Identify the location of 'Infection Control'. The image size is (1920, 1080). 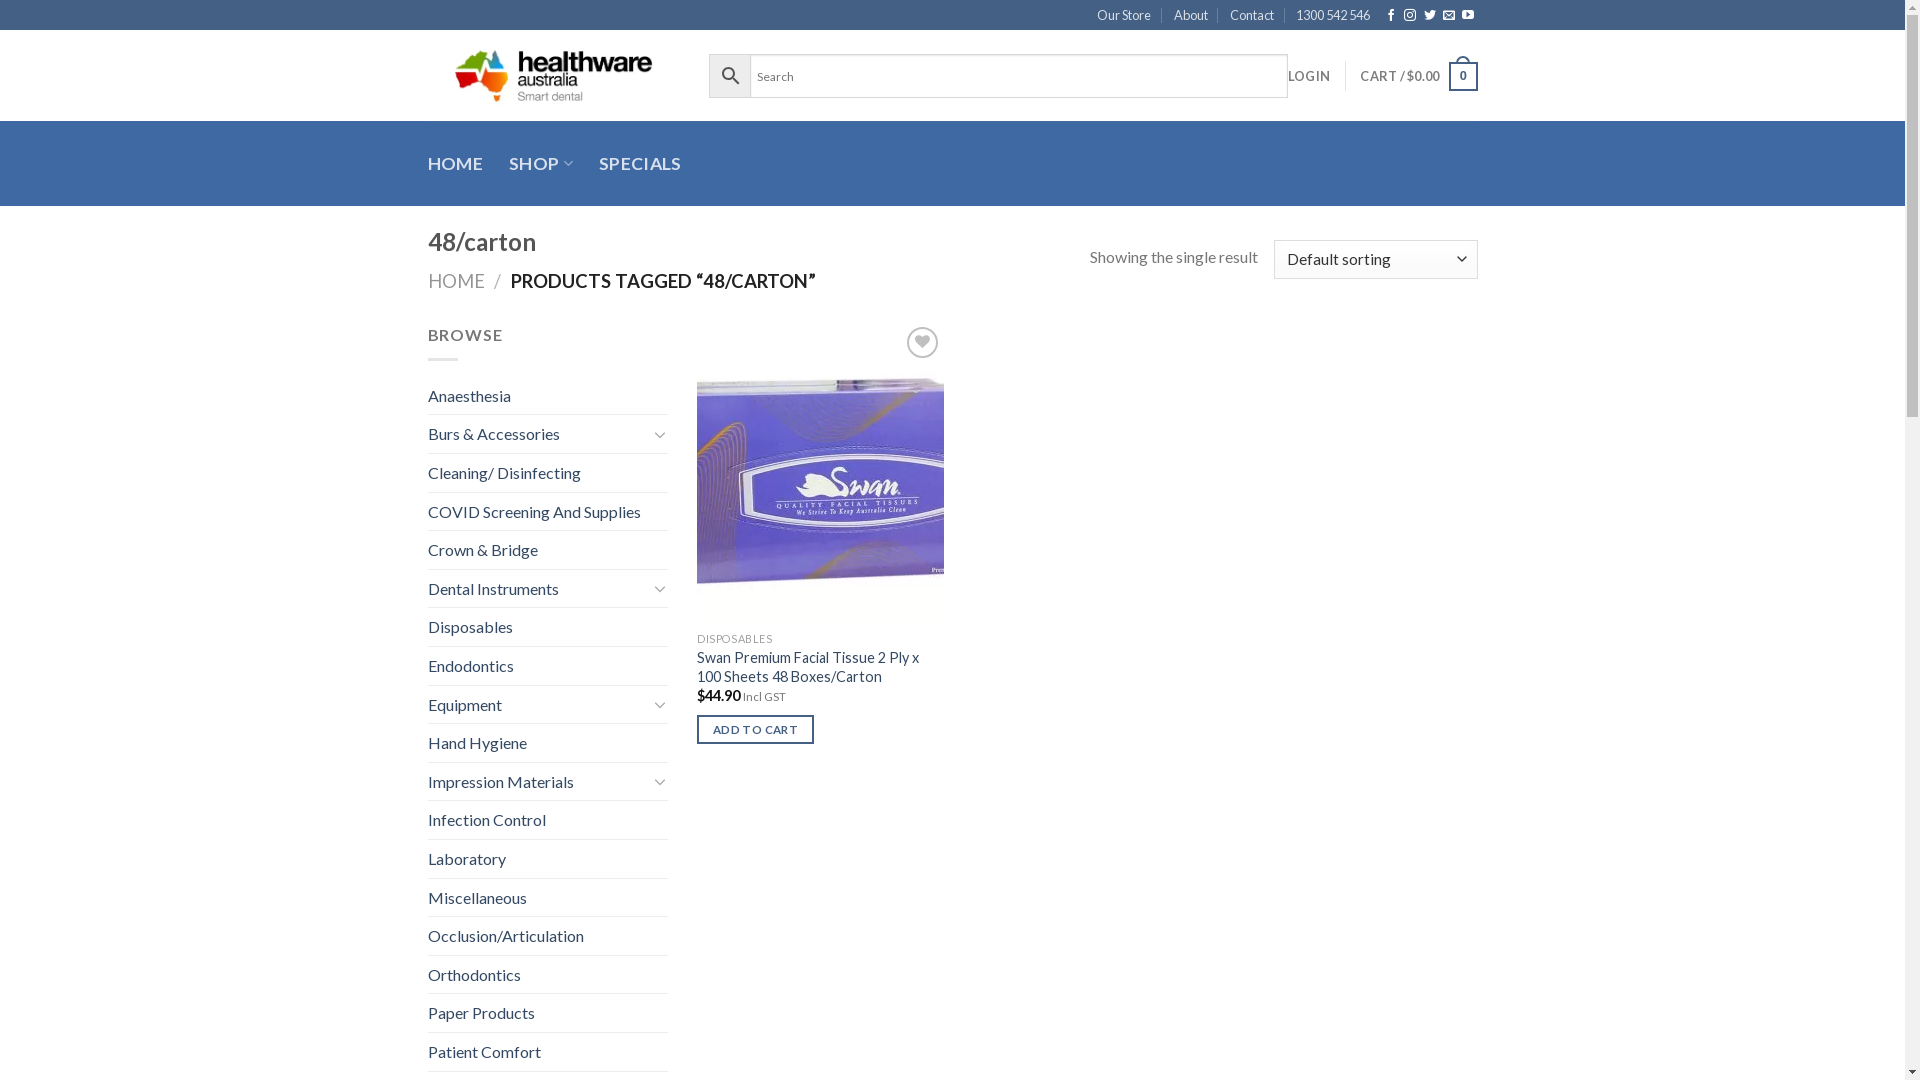
(547, 820).